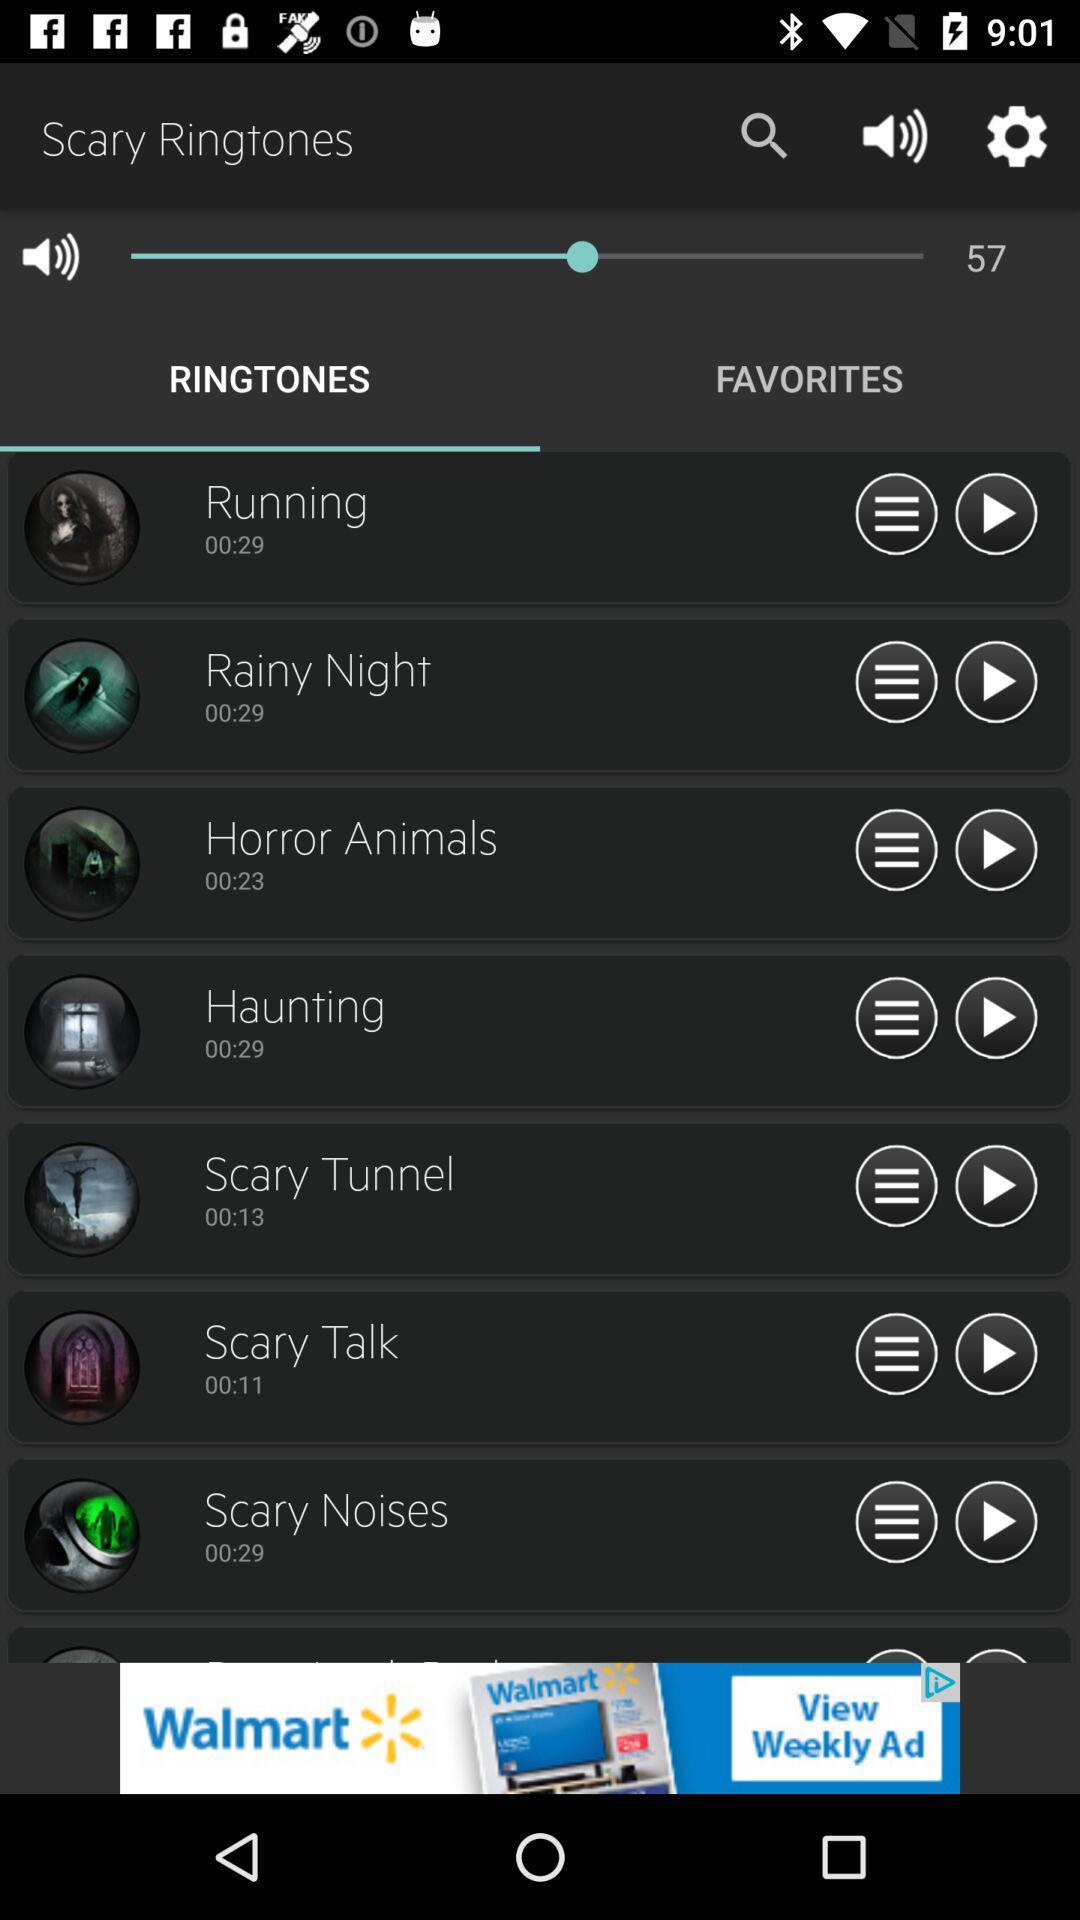 This screenshot has height=1920, width=1080. I want to click on haunting, so click(80, 1032).